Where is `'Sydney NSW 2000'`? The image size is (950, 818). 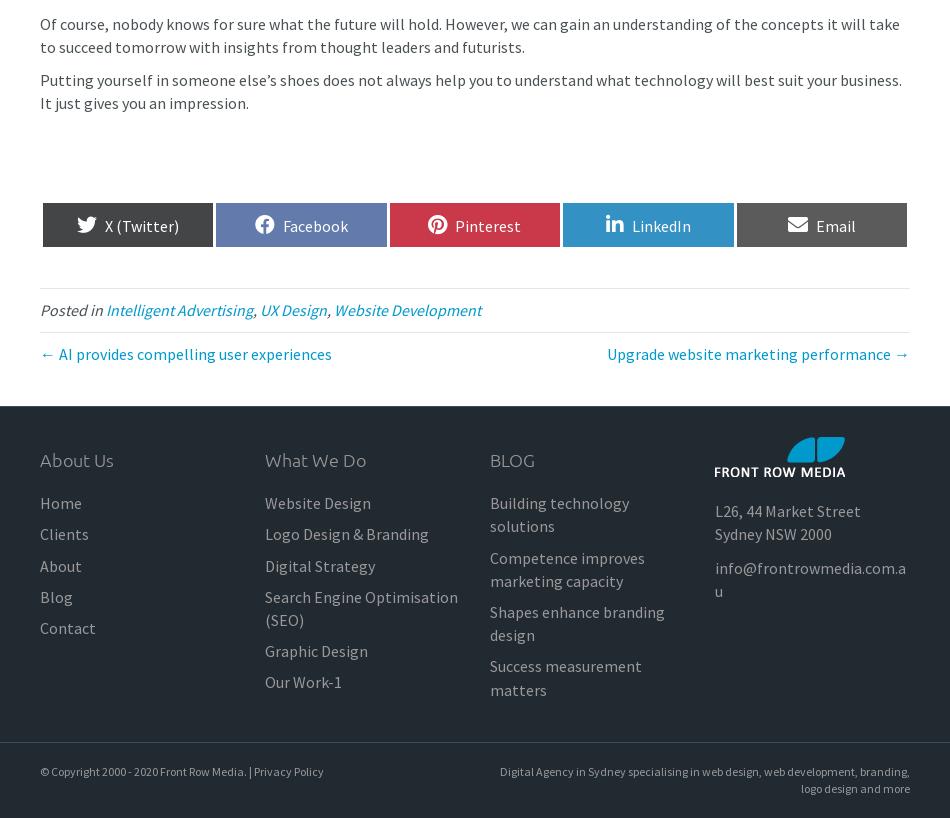
'Sydney NSW 2000' is located at coordinates (713, 533).